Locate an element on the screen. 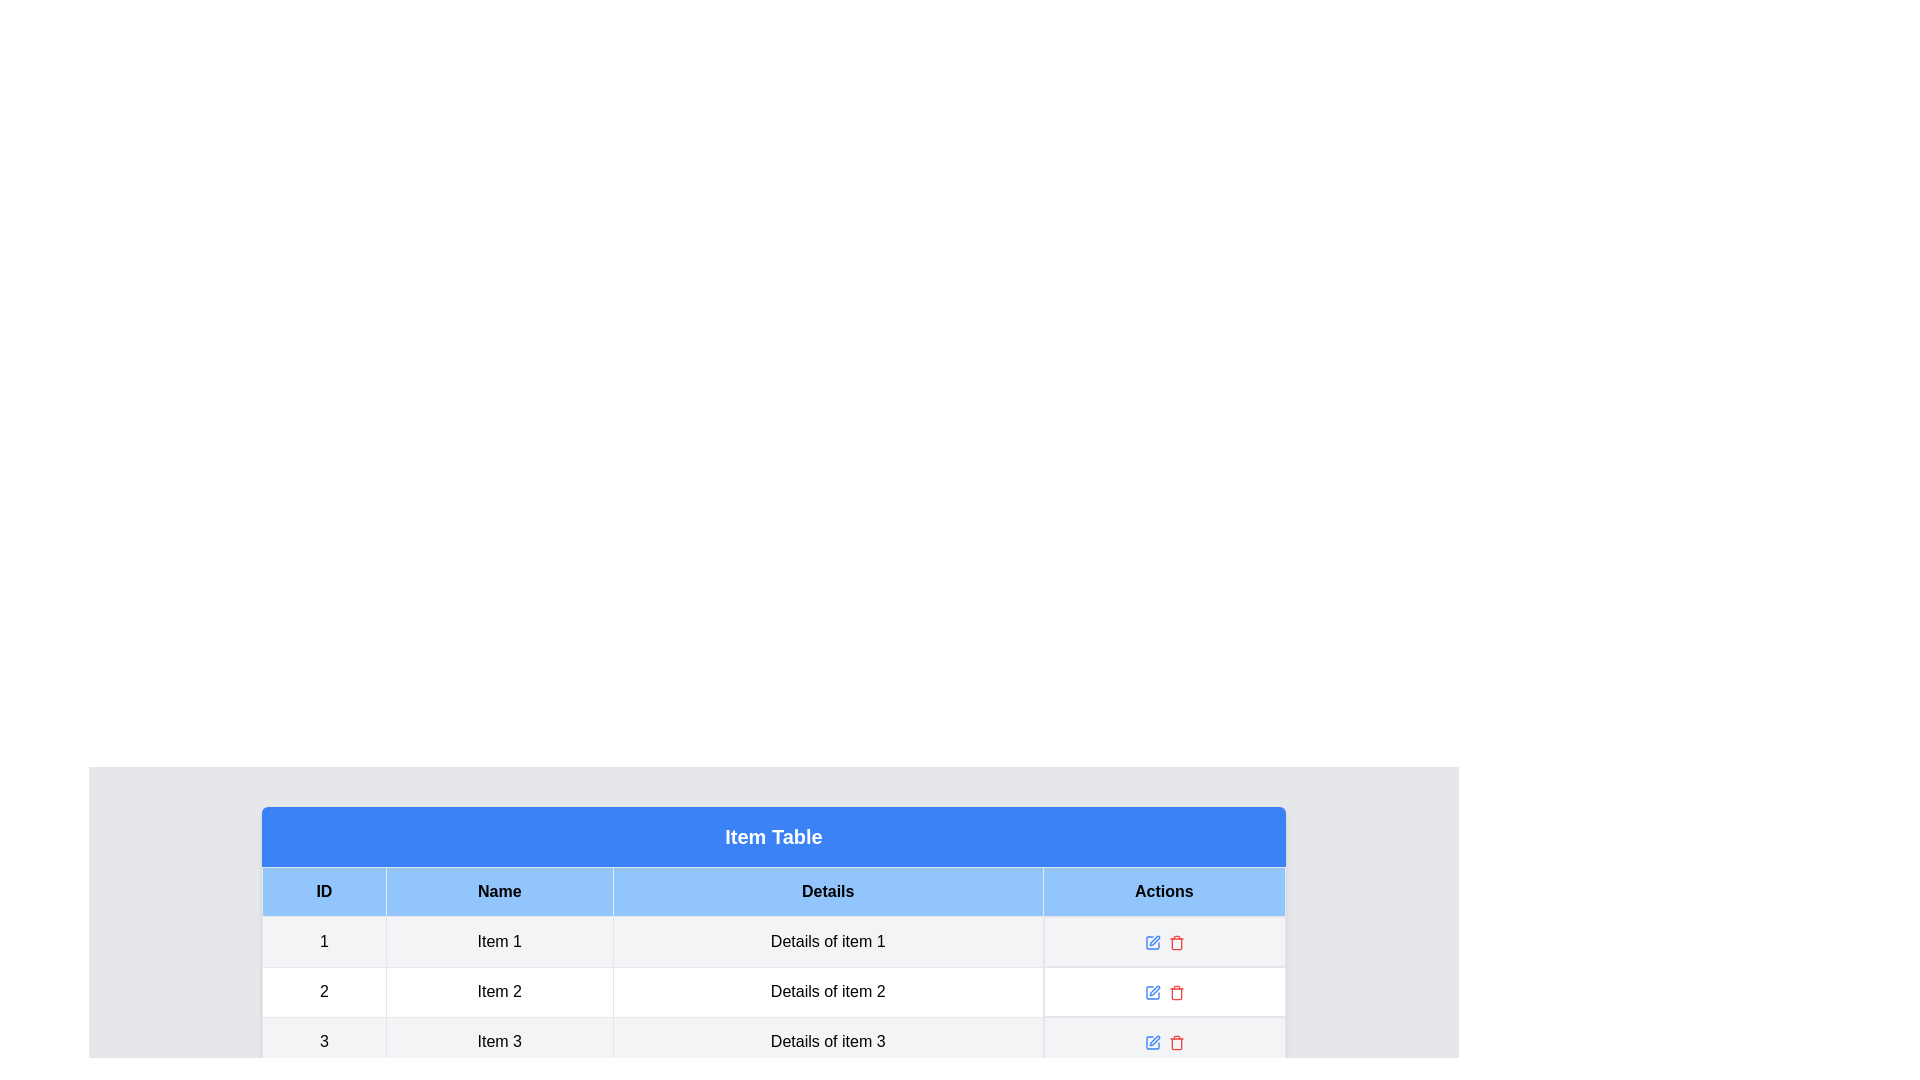 The height and width of the screenshot is (1080, 1920). the table header column Name to sort or select it is located at coordinates (499, 890).